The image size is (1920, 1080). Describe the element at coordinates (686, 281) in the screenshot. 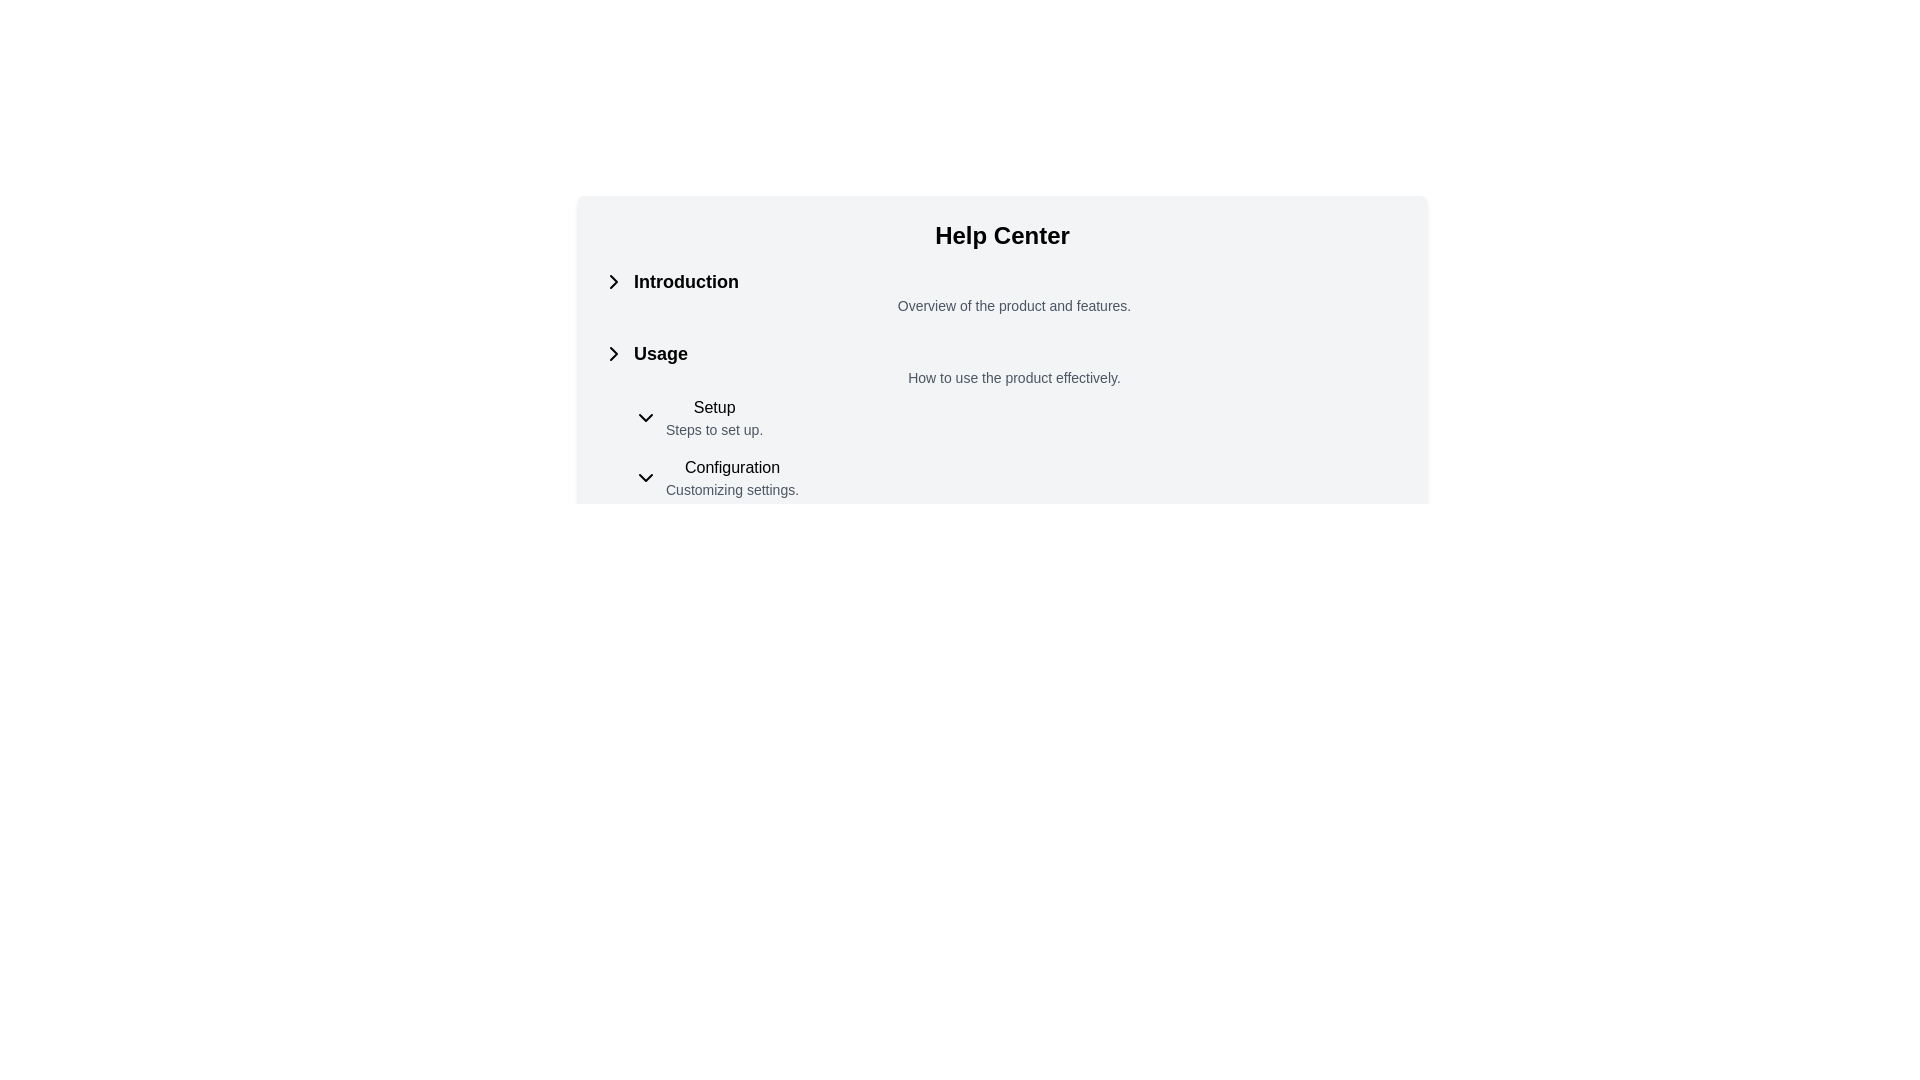

I see `the navigational link indicating the title of the collapsible menu section located near the top-left of the menu panel` at that location.